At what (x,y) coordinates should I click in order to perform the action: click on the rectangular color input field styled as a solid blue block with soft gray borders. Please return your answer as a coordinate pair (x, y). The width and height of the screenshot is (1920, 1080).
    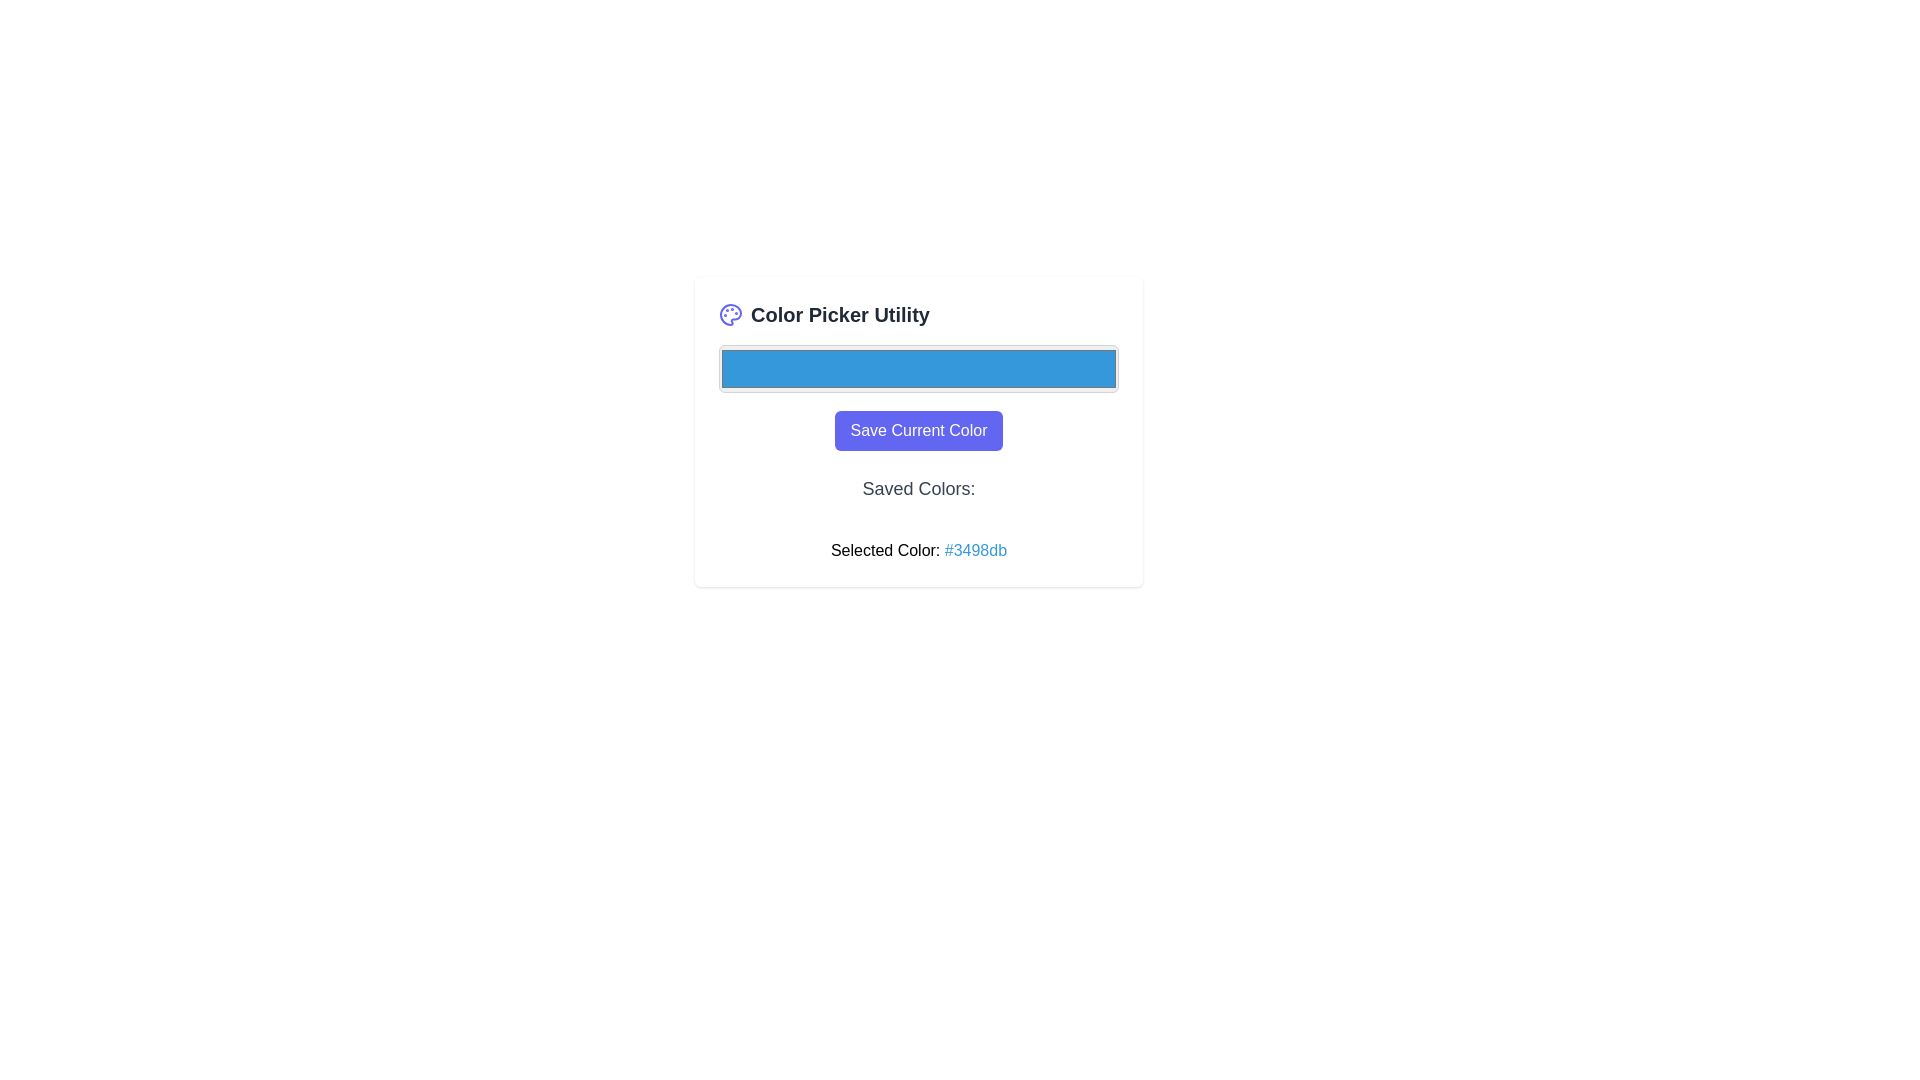
    Looking at the image, I should click on (917, 369).